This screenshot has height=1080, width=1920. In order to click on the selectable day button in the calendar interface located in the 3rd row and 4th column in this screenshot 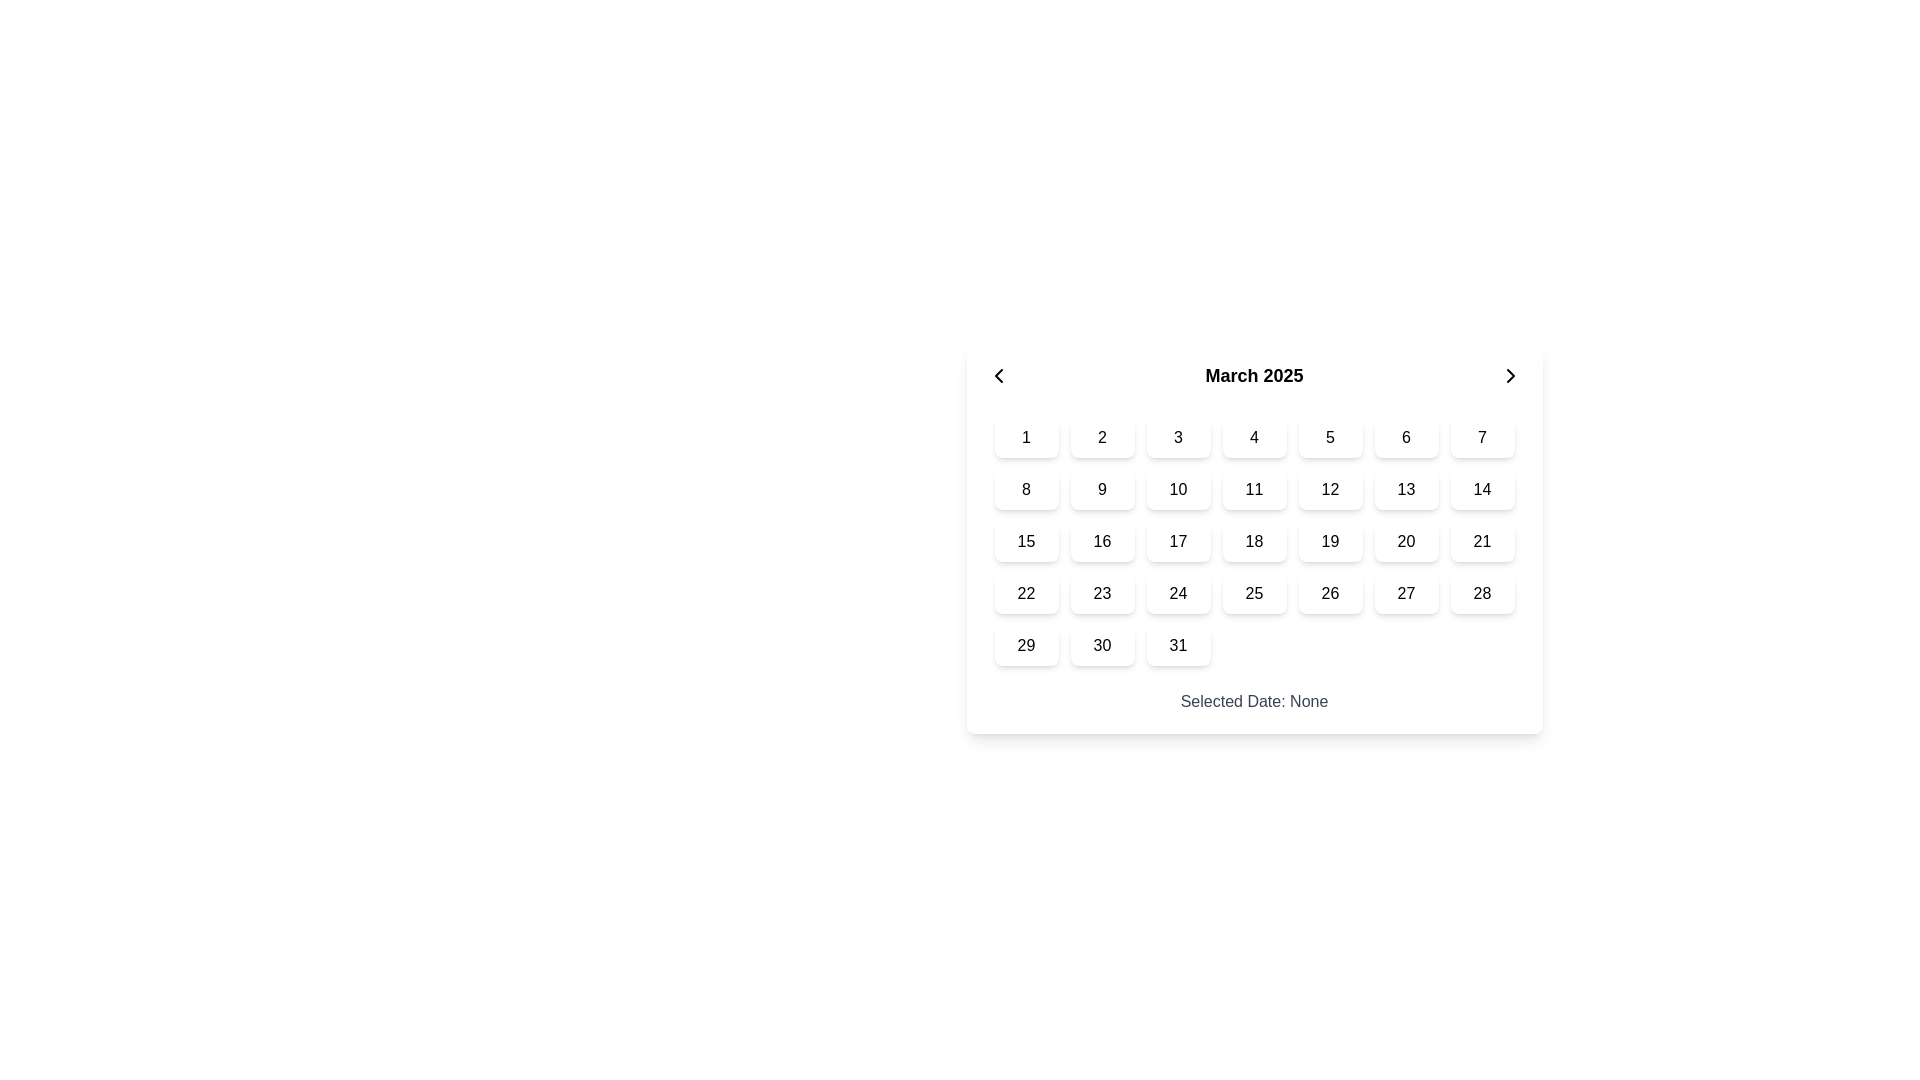, I will do `click(1253, 542)`.